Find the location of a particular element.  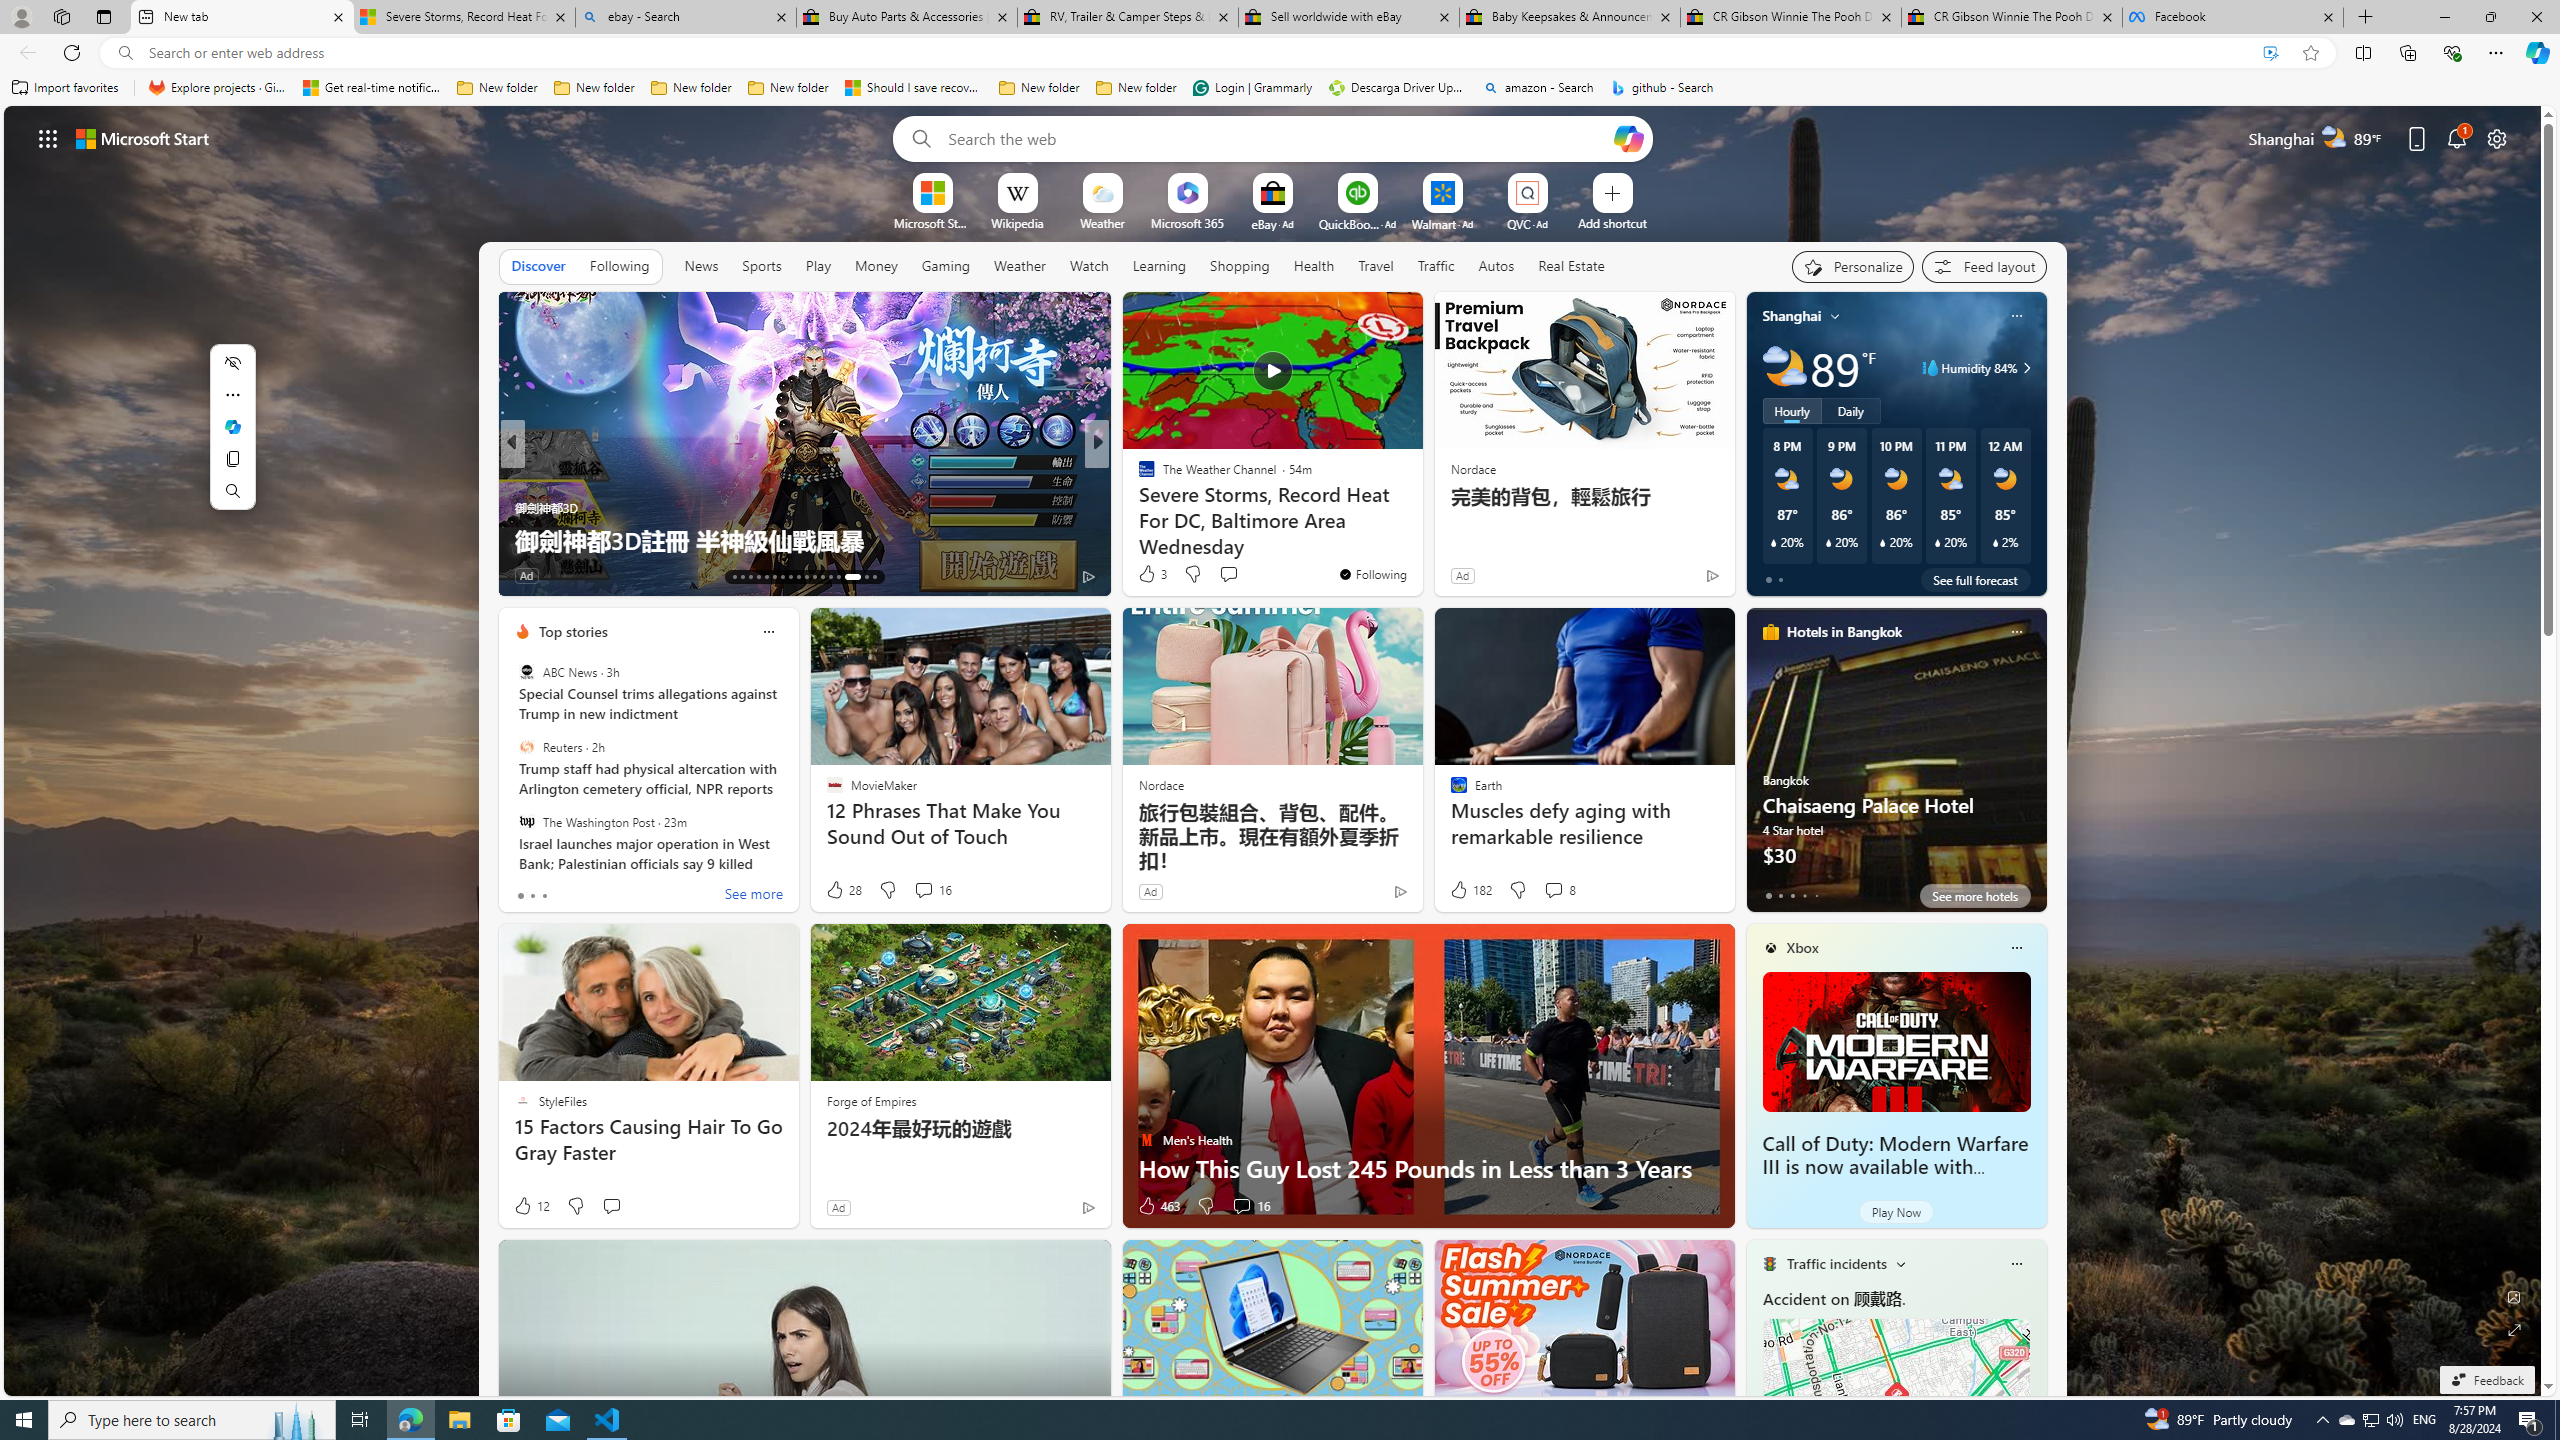

'Personalize your feed"' is located at coordinates (1852, 267).